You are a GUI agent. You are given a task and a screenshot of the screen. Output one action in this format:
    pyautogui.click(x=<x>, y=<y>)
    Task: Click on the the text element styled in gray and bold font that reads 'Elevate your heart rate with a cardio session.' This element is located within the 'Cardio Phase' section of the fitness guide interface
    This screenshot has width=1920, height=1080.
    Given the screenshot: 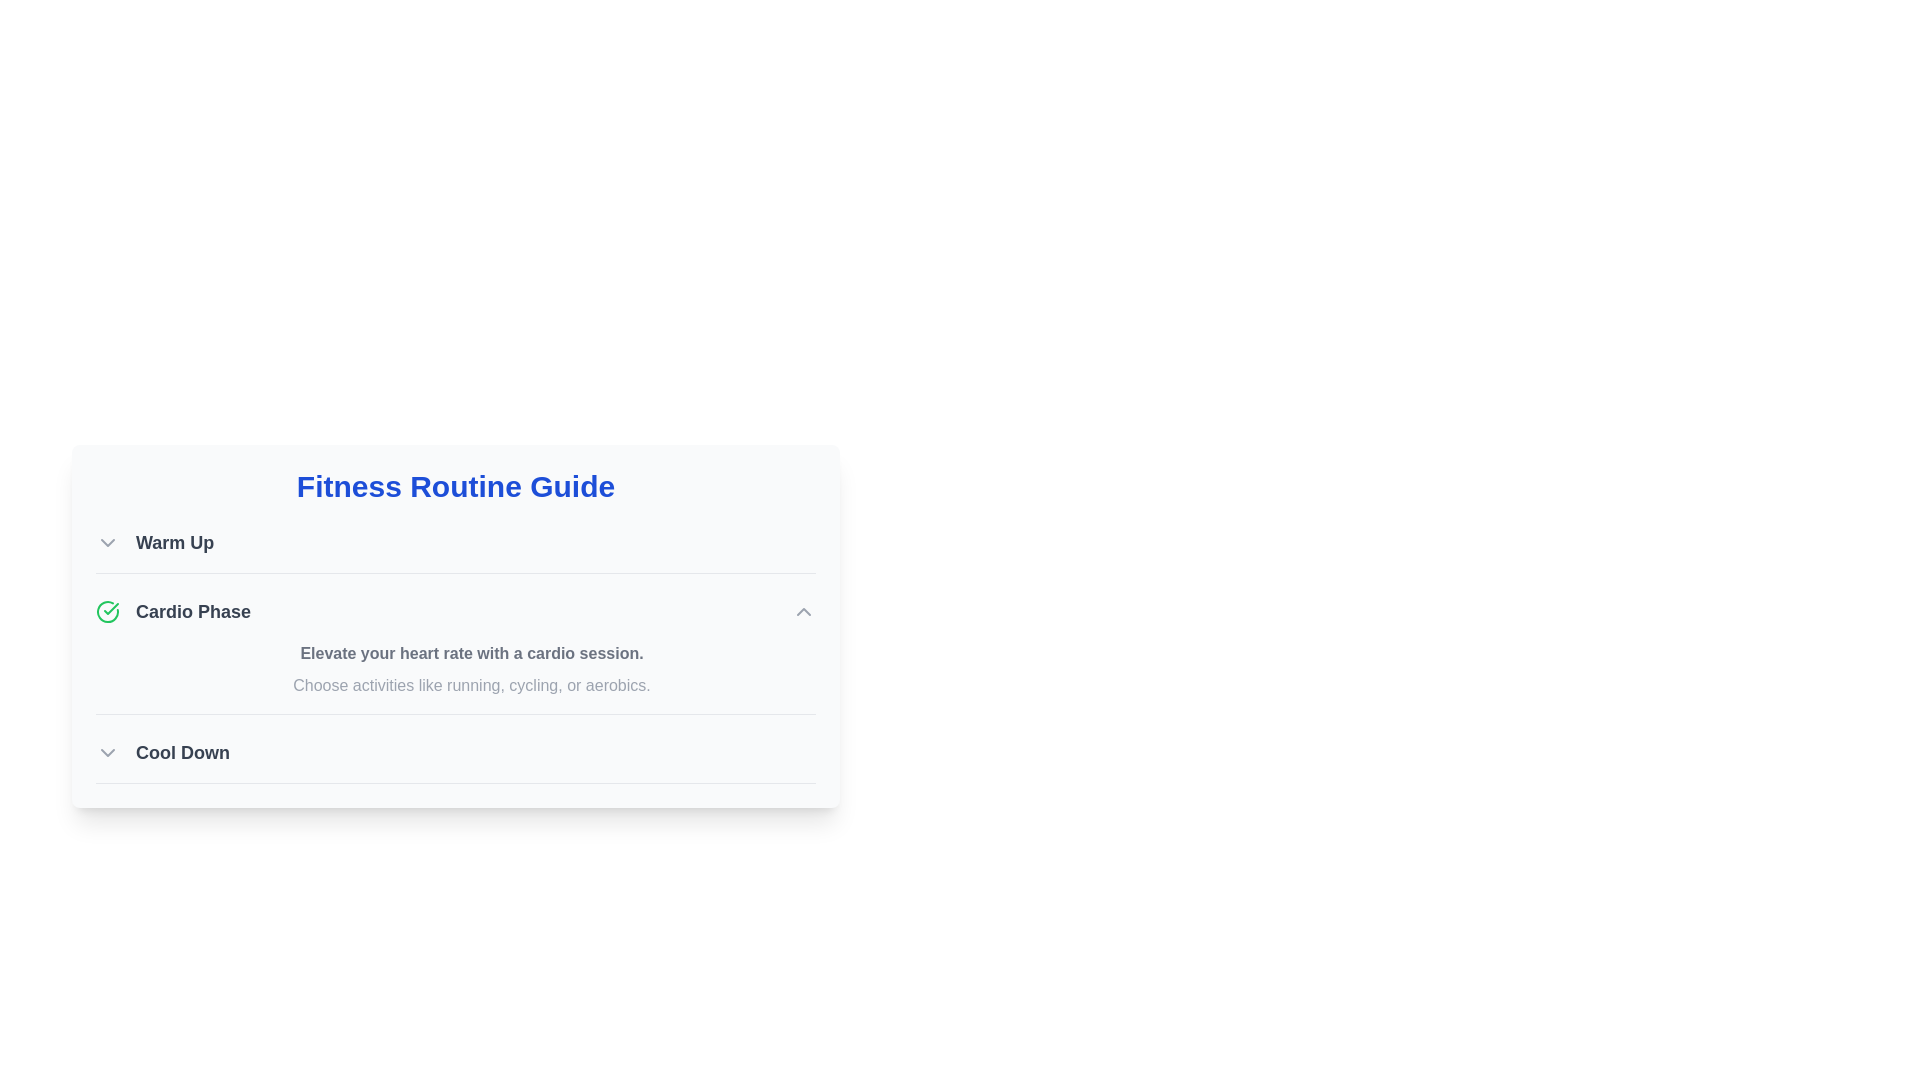 What is the action you would take?
    pyautogui.click(x=470, y=654)
    